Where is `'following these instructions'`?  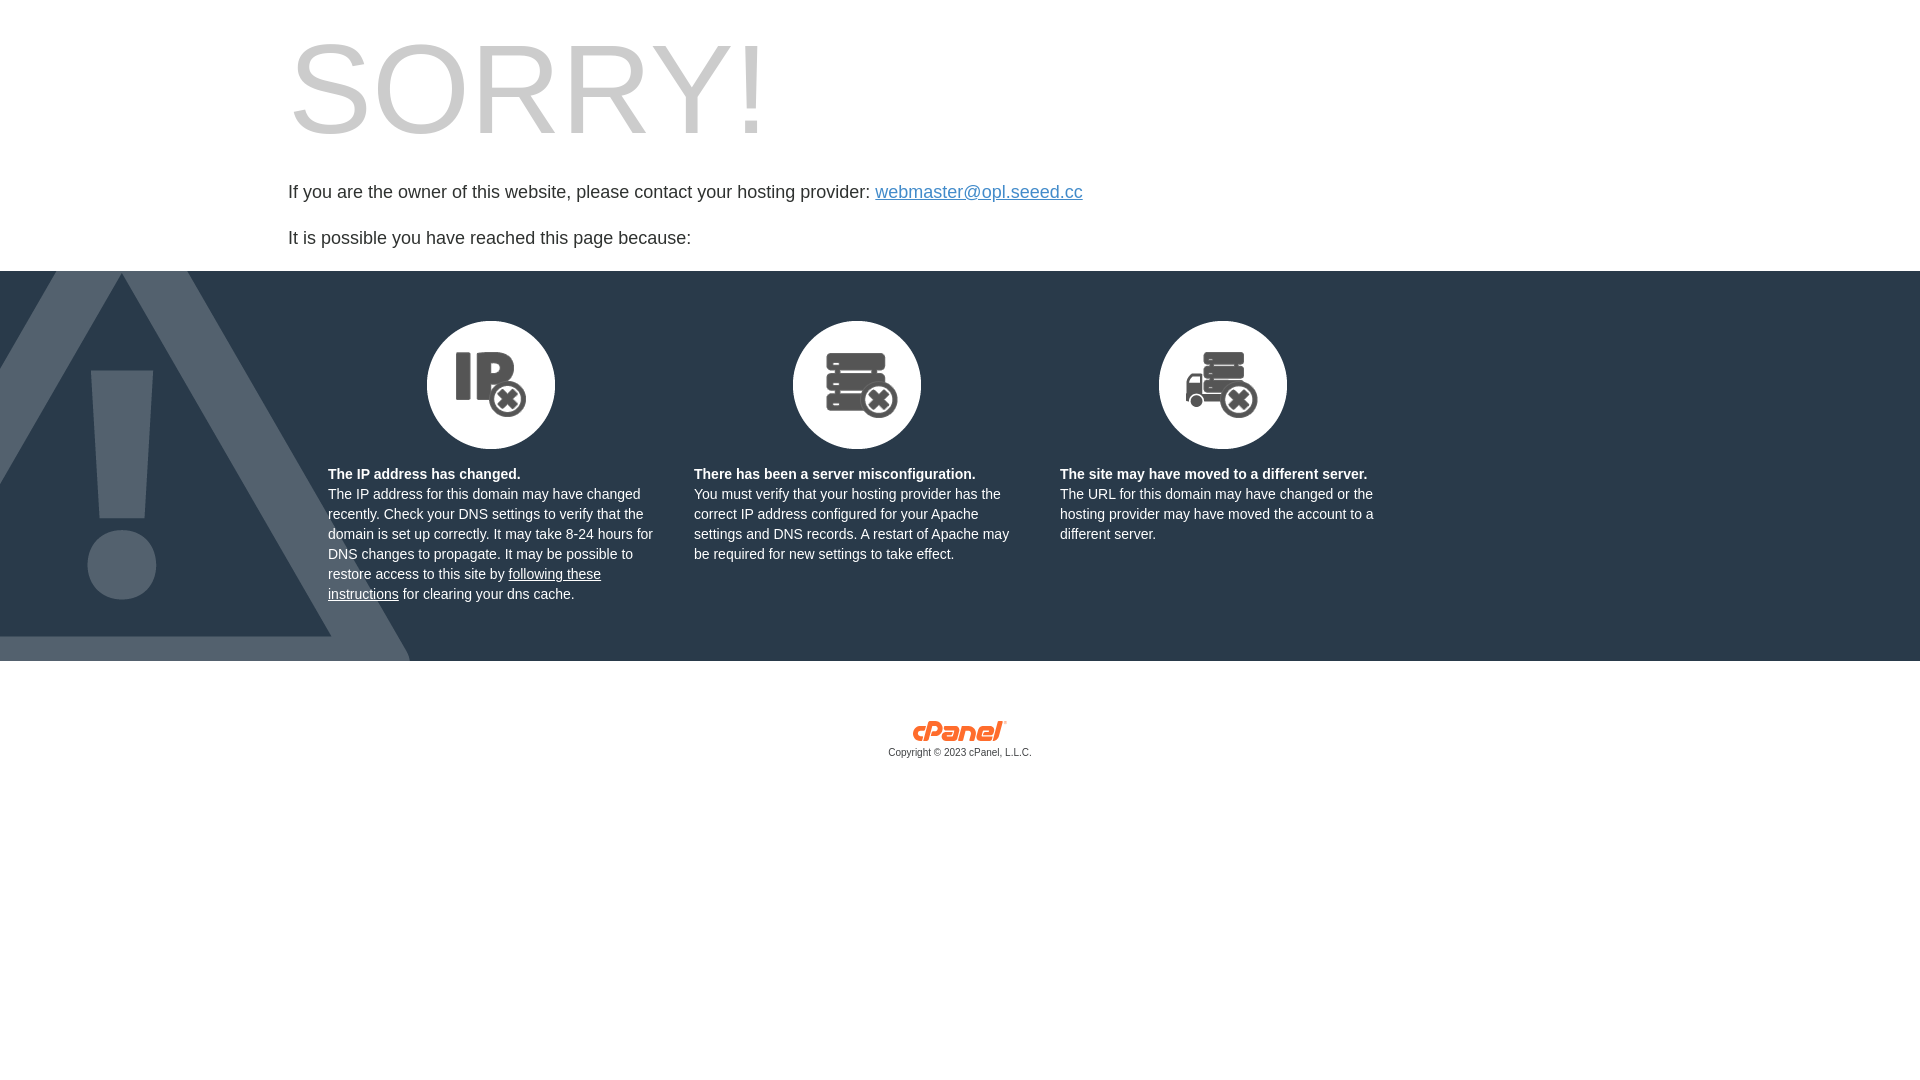 'following these instructions' is located at coordinates (463, 583).